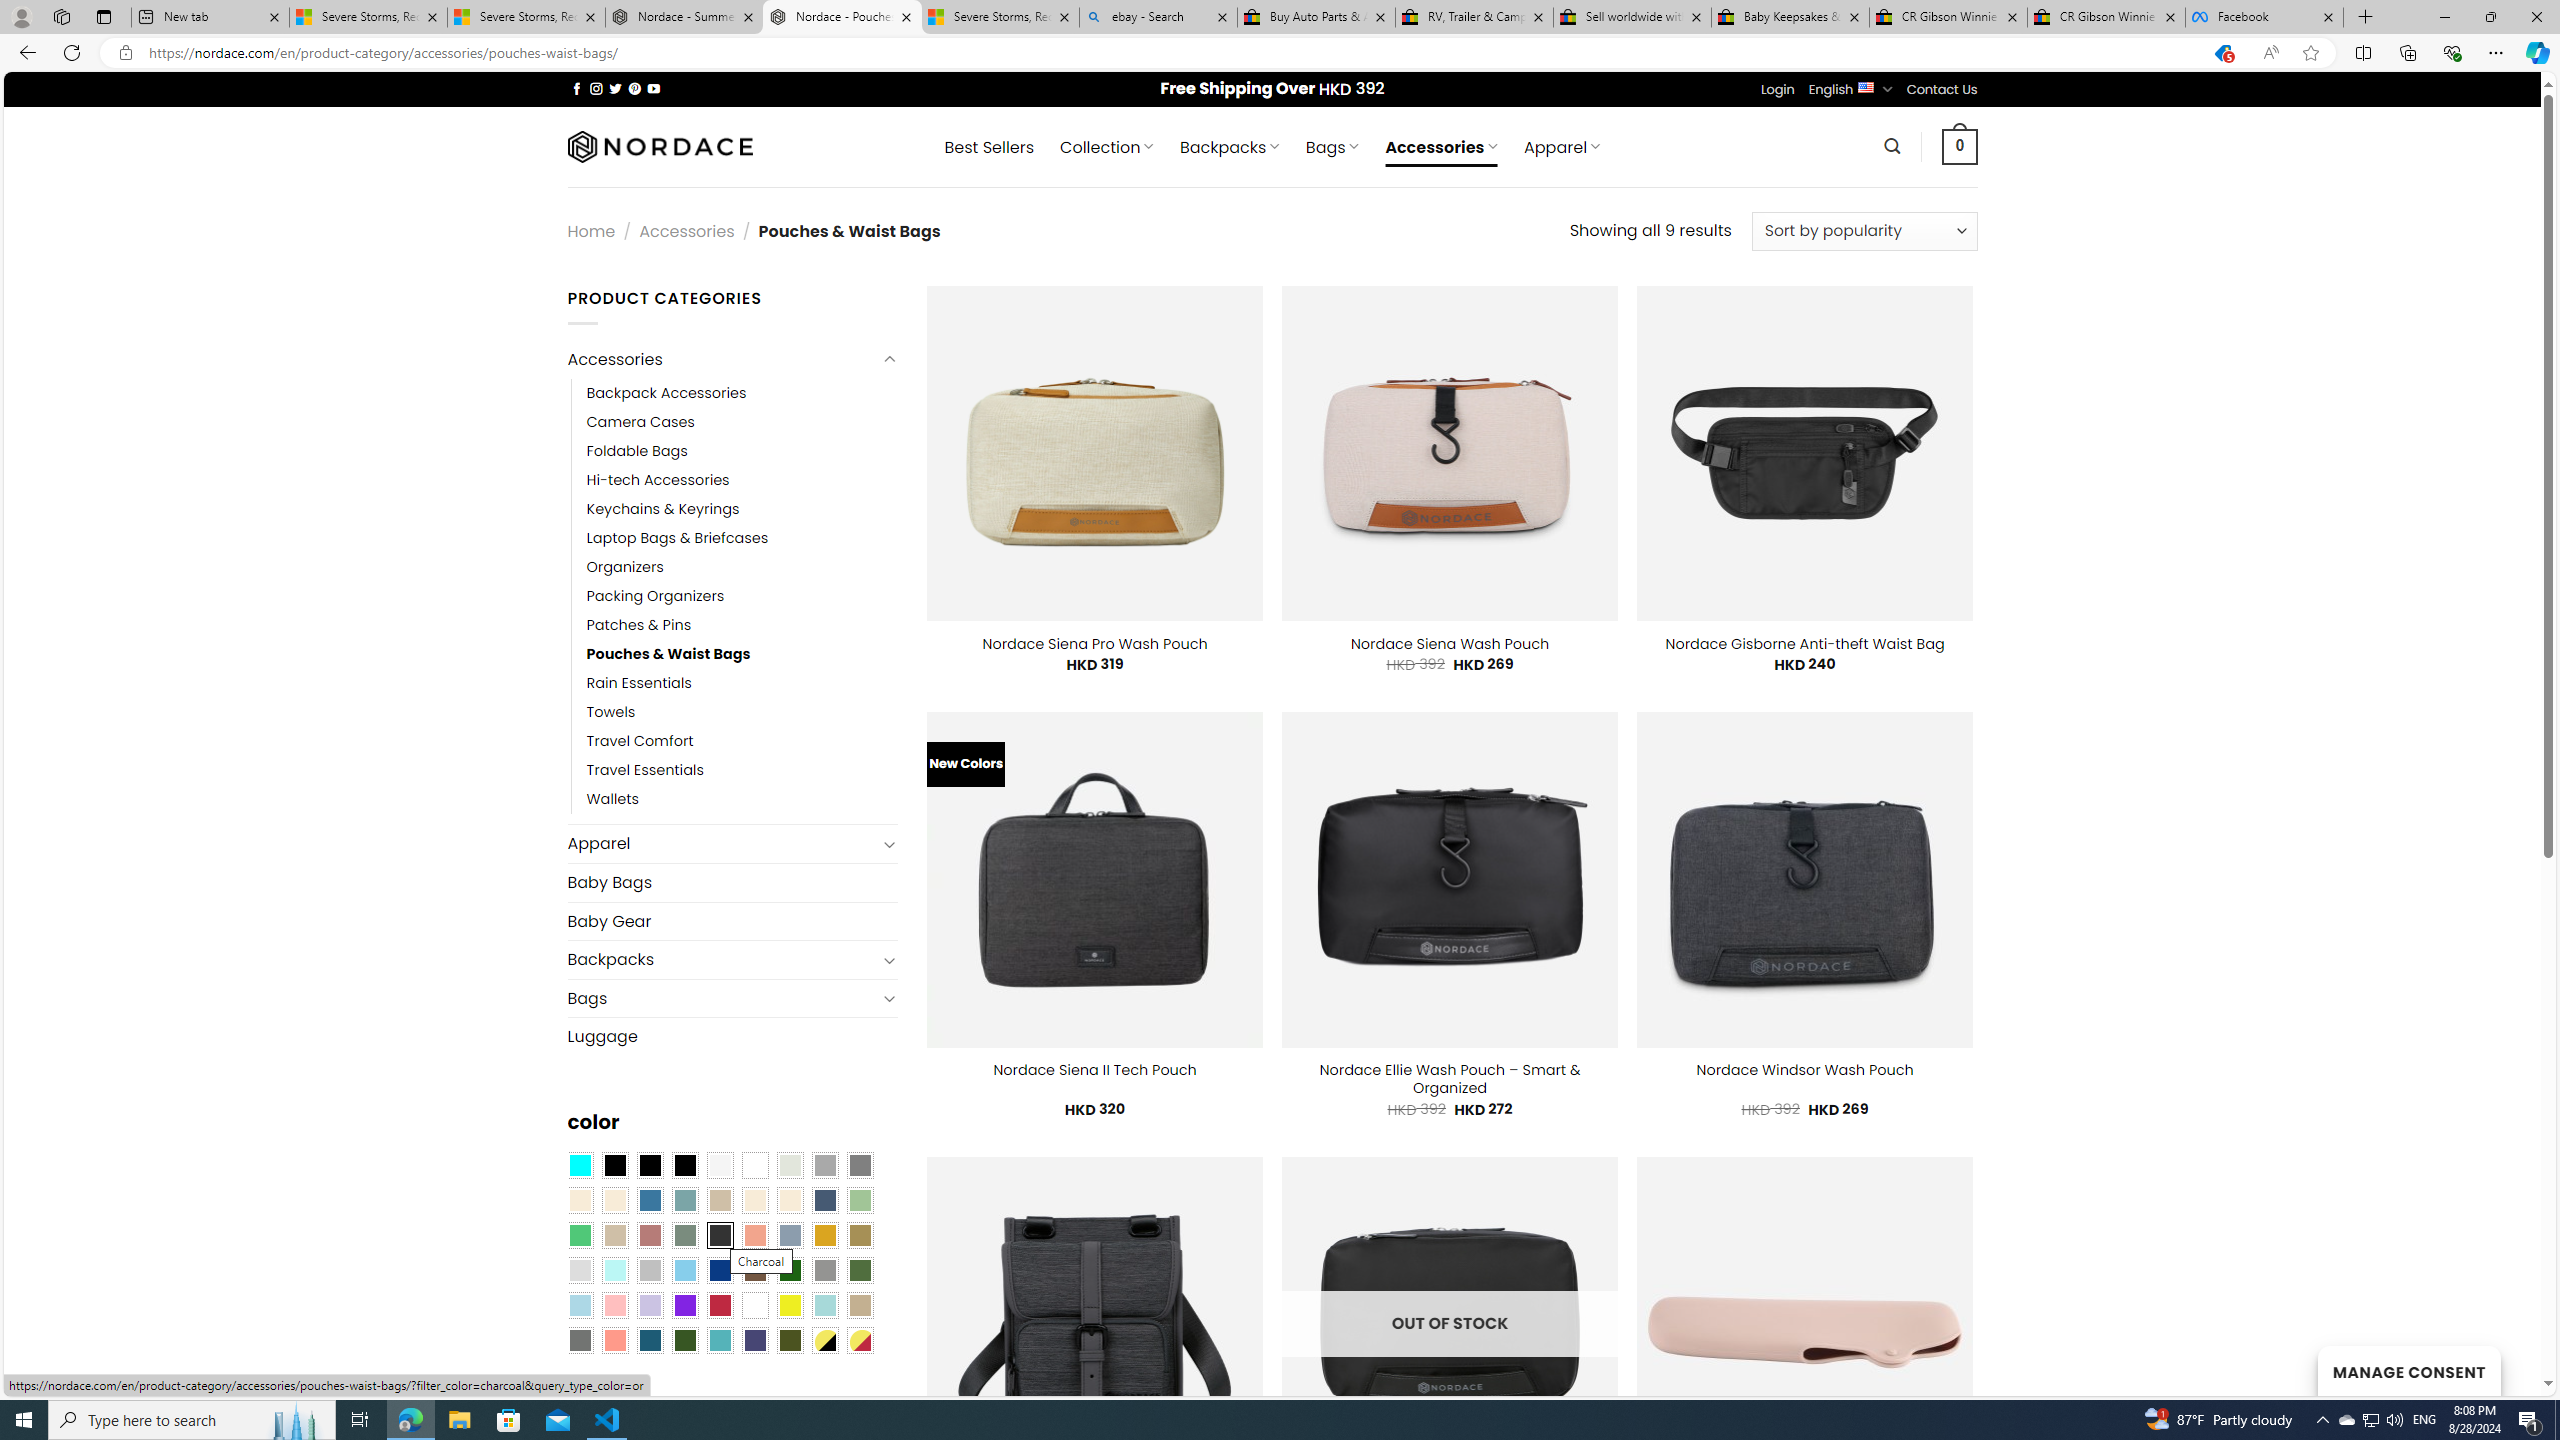 The width and height of the screenshot is (2560, 1440). What do you see at coordinates (2221, 53) in the screenshot?
I see `'This site has coupons! Shopping in Microsoft Edge, 5'` at bounding box center [2221, 53].